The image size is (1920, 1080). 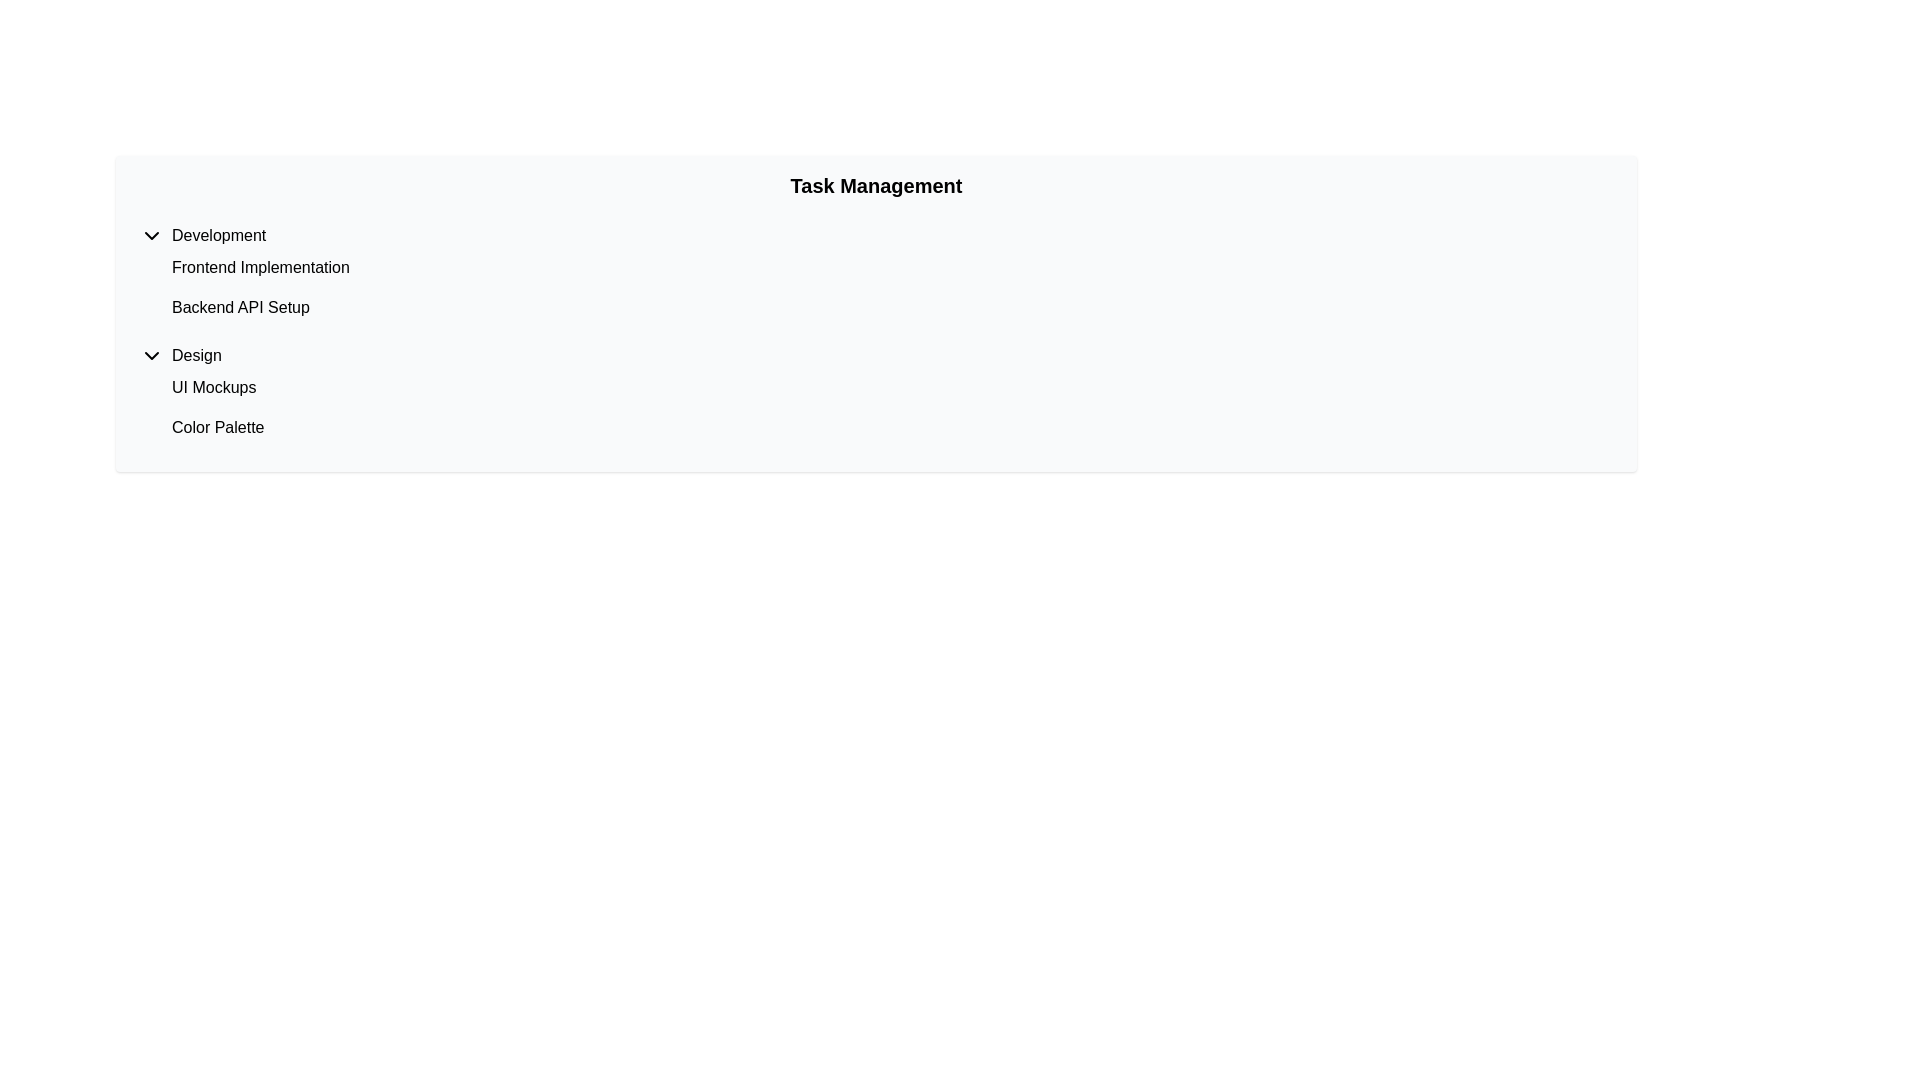 What do you see at coordinates (240, 308) in the screenshot?
I see `the label containing the text 'Backend API Setup', which is styled as plain black text on a white background and is located in the second position within the 'Development' section of the list` at bounding box center [240, 308].